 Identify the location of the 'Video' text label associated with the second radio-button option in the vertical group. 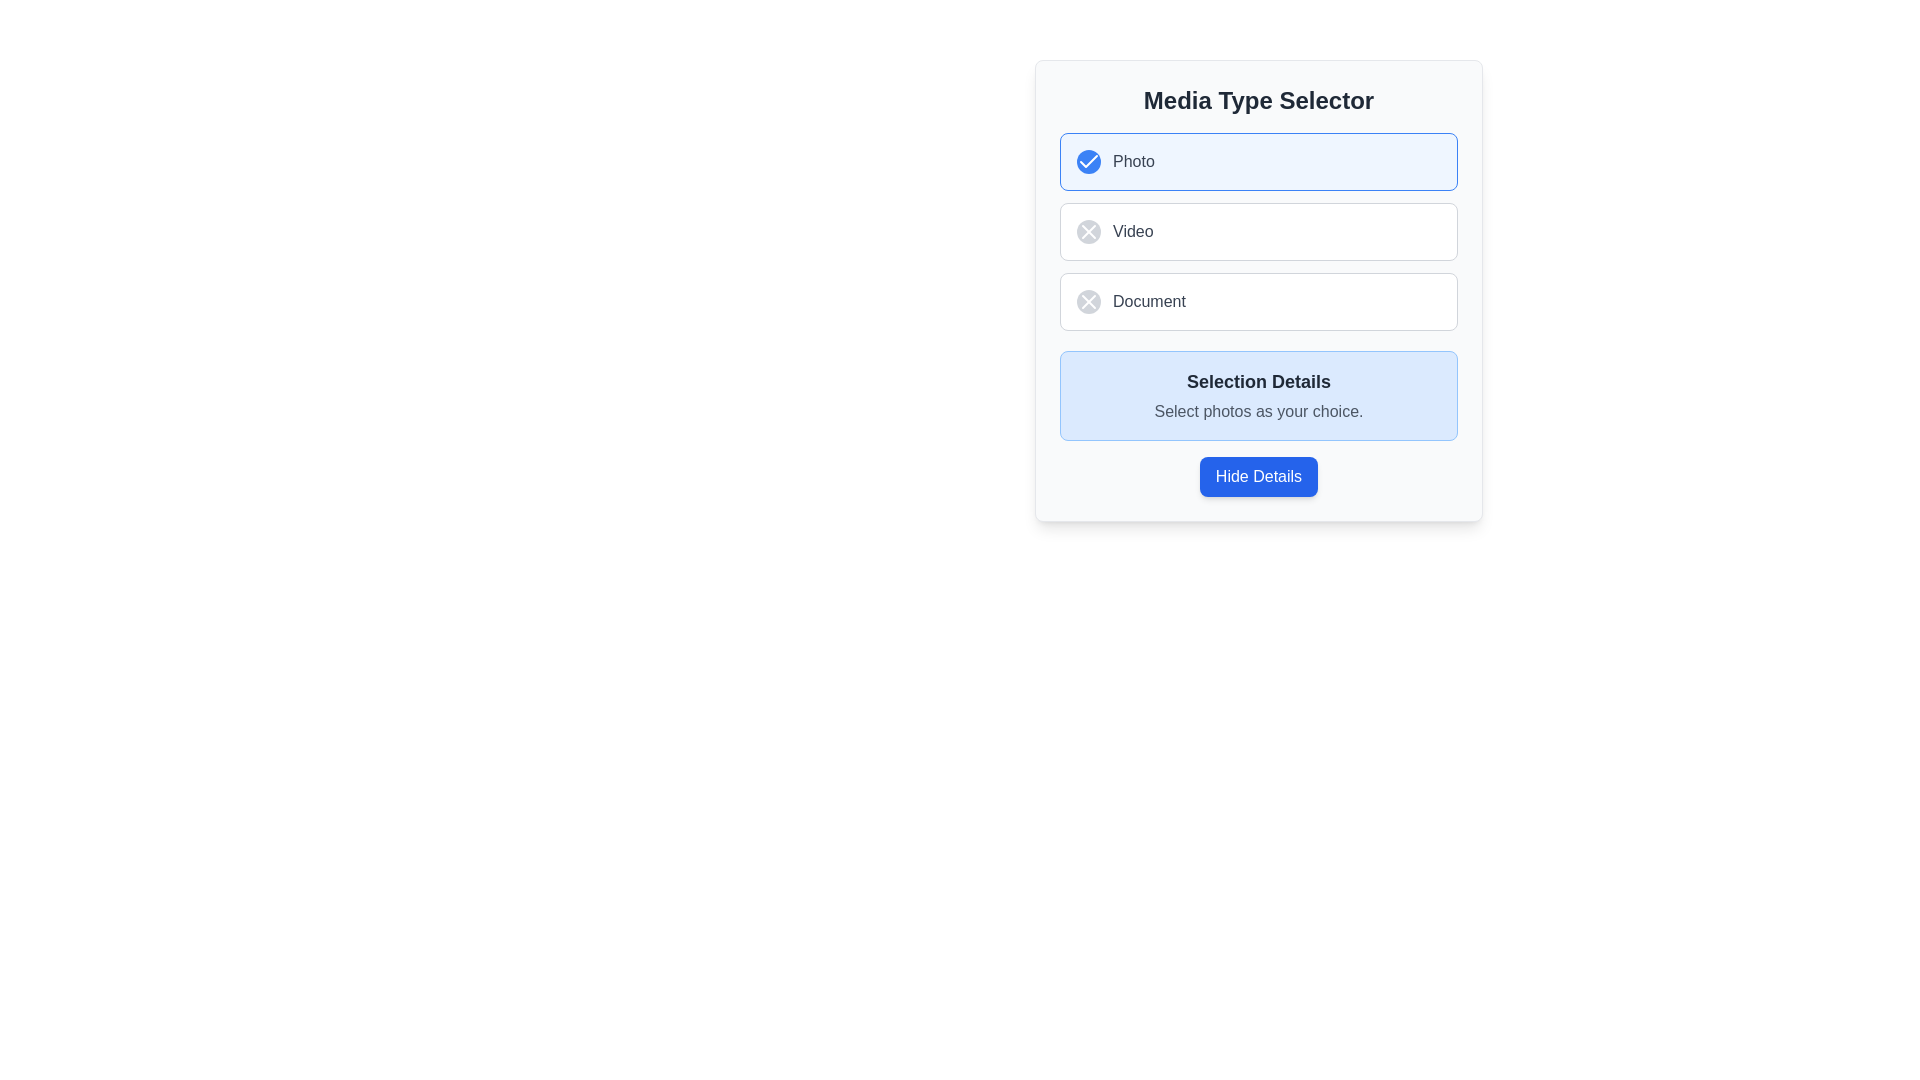
(1133, 230).